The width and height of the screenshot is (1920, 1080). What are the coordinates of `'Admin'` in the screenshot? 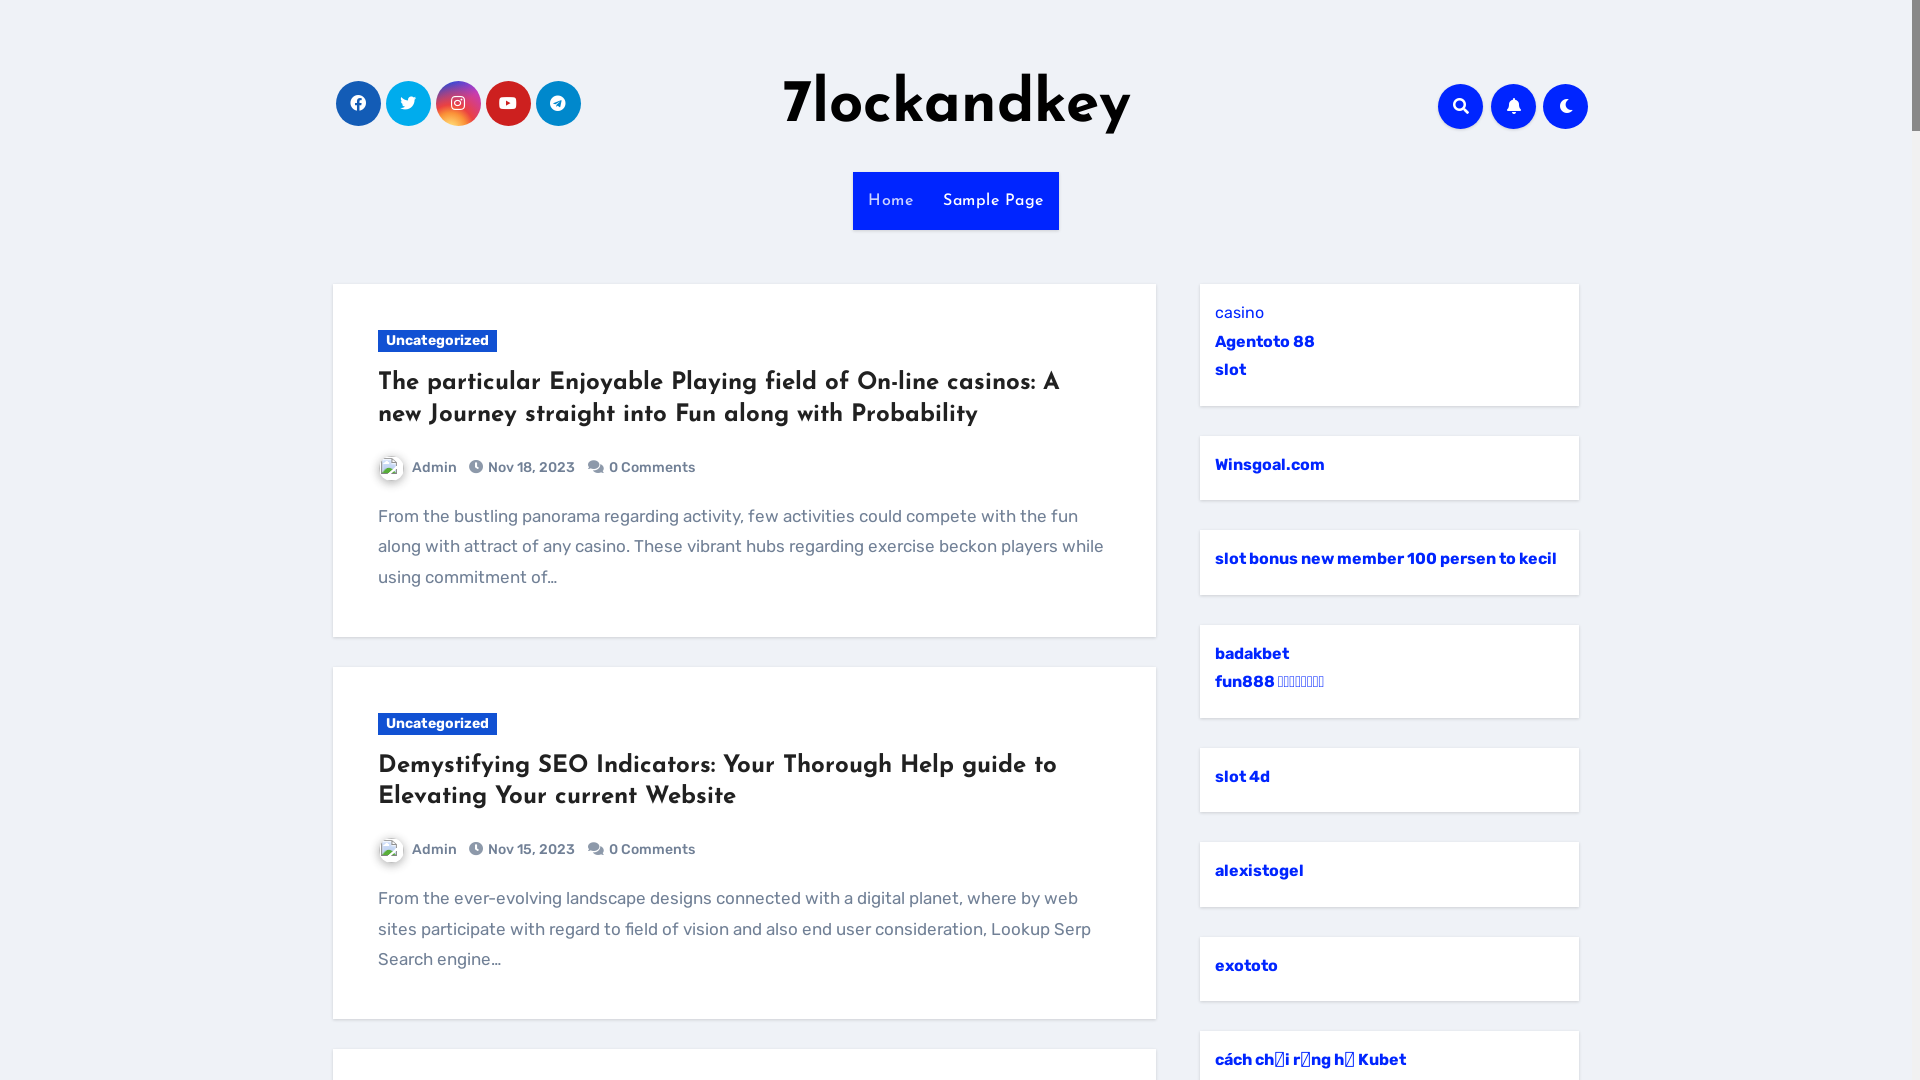 It's located at (416, 849).